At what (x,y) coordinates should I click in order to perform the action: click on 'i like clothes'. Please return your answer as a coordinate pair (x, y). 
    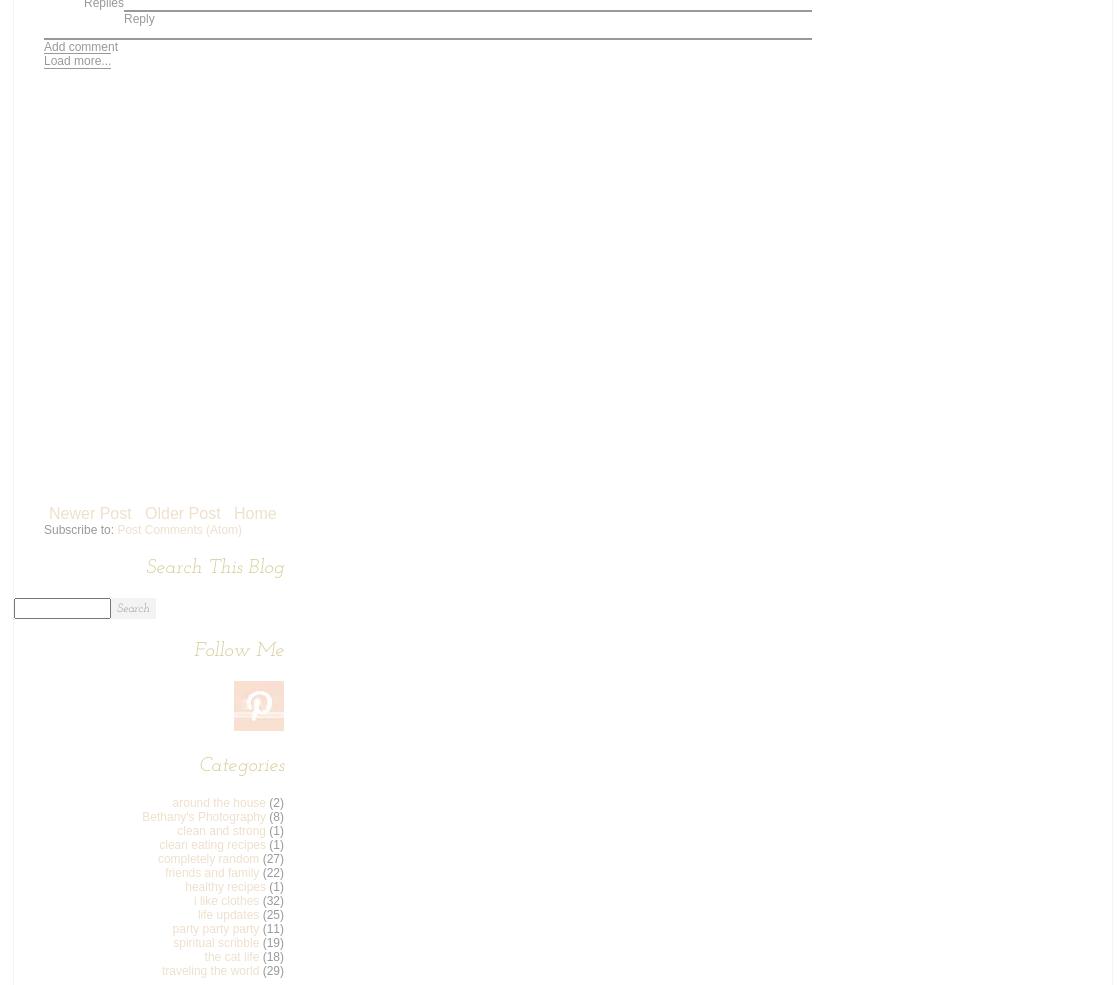
    Looking at the image, I should click on (225, 899).